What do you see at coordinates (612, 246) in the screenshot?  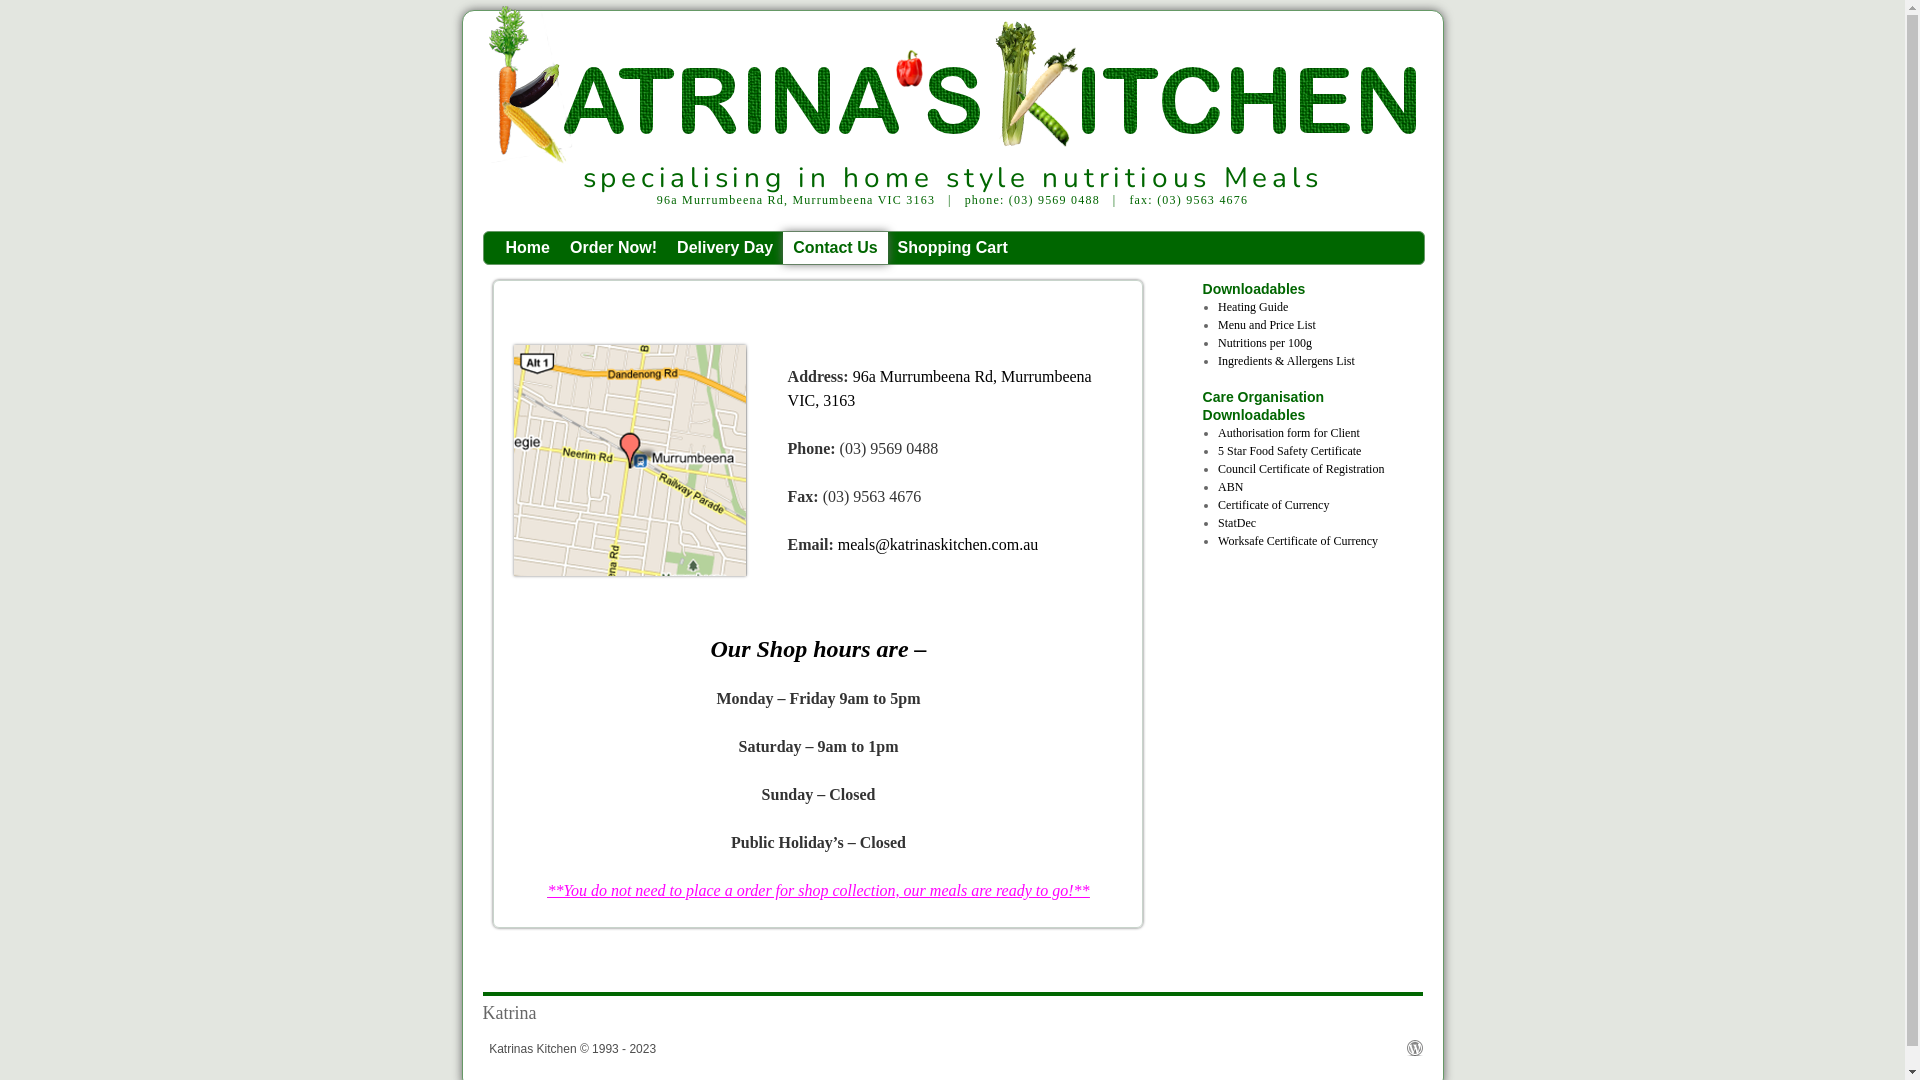 I see `'Order Now!'` at bounding box center [612, 246].